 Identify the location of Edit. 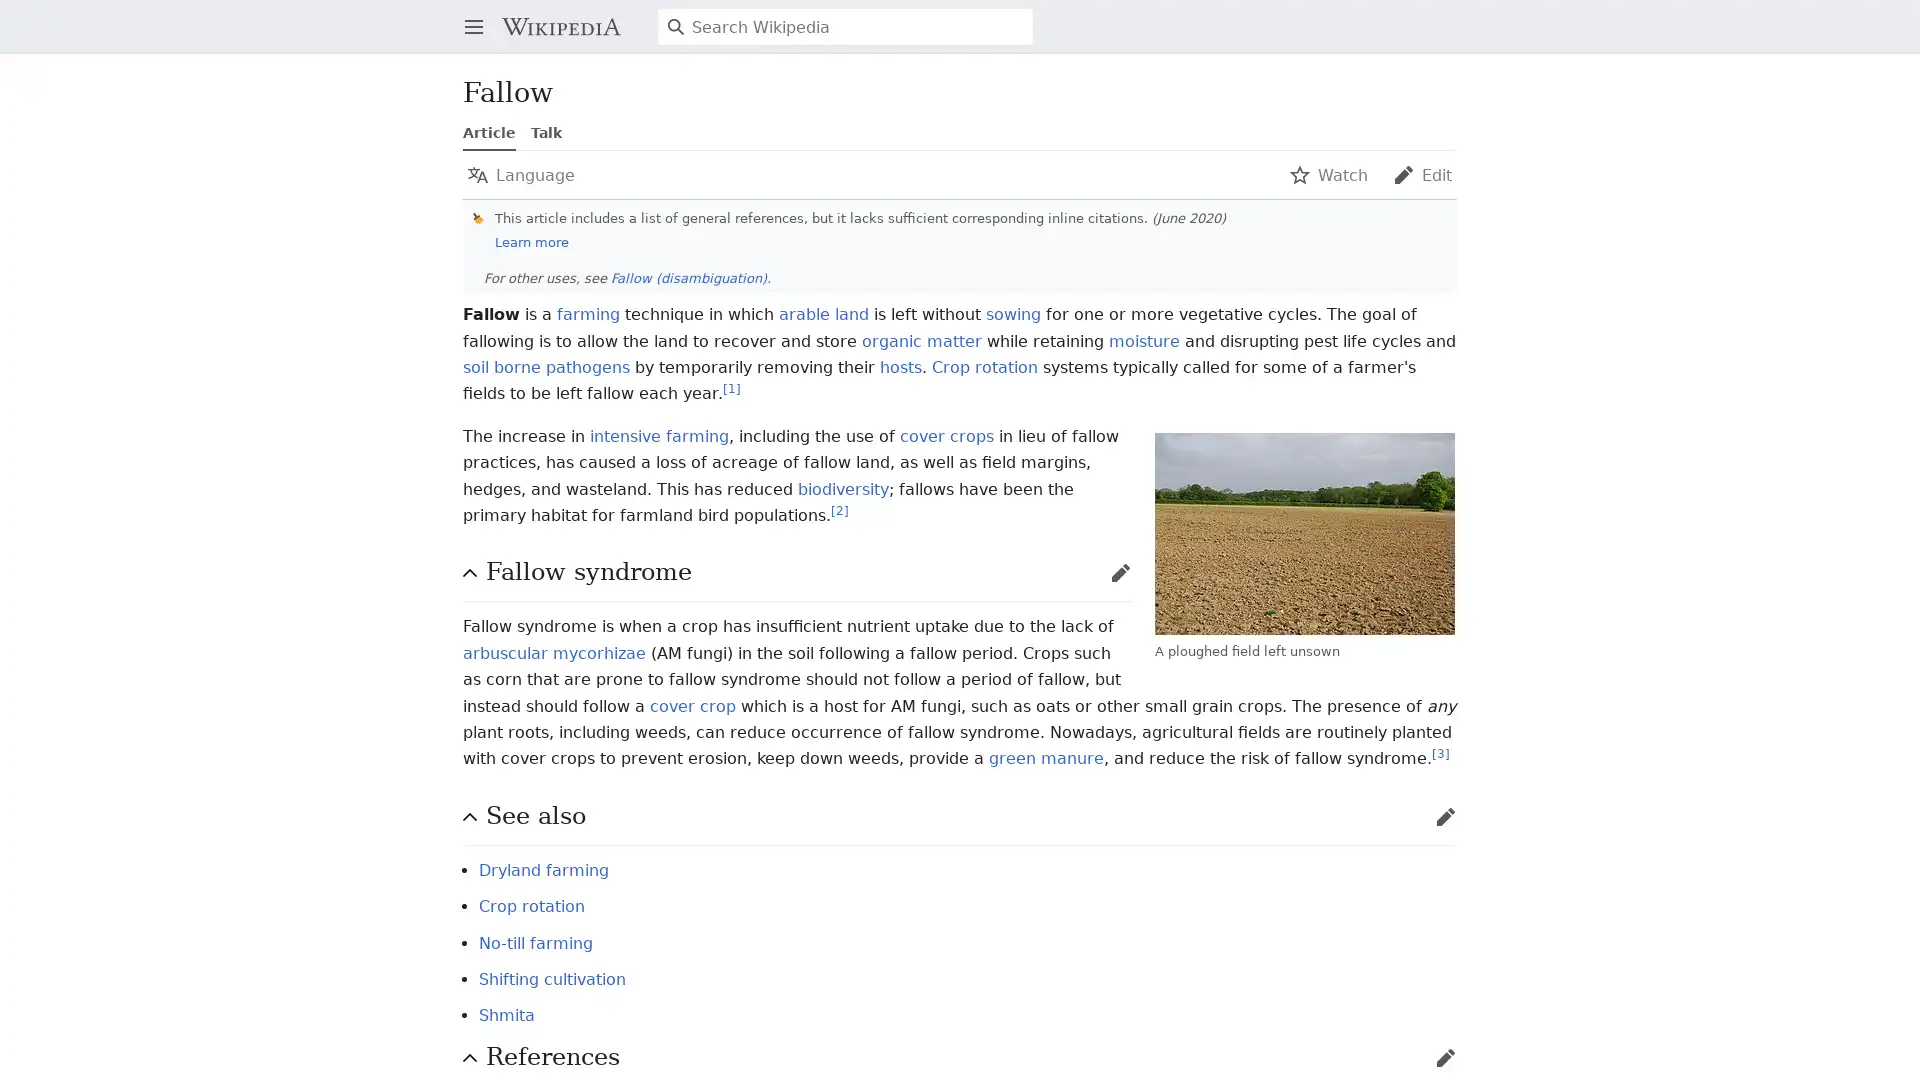
(1420, 173).